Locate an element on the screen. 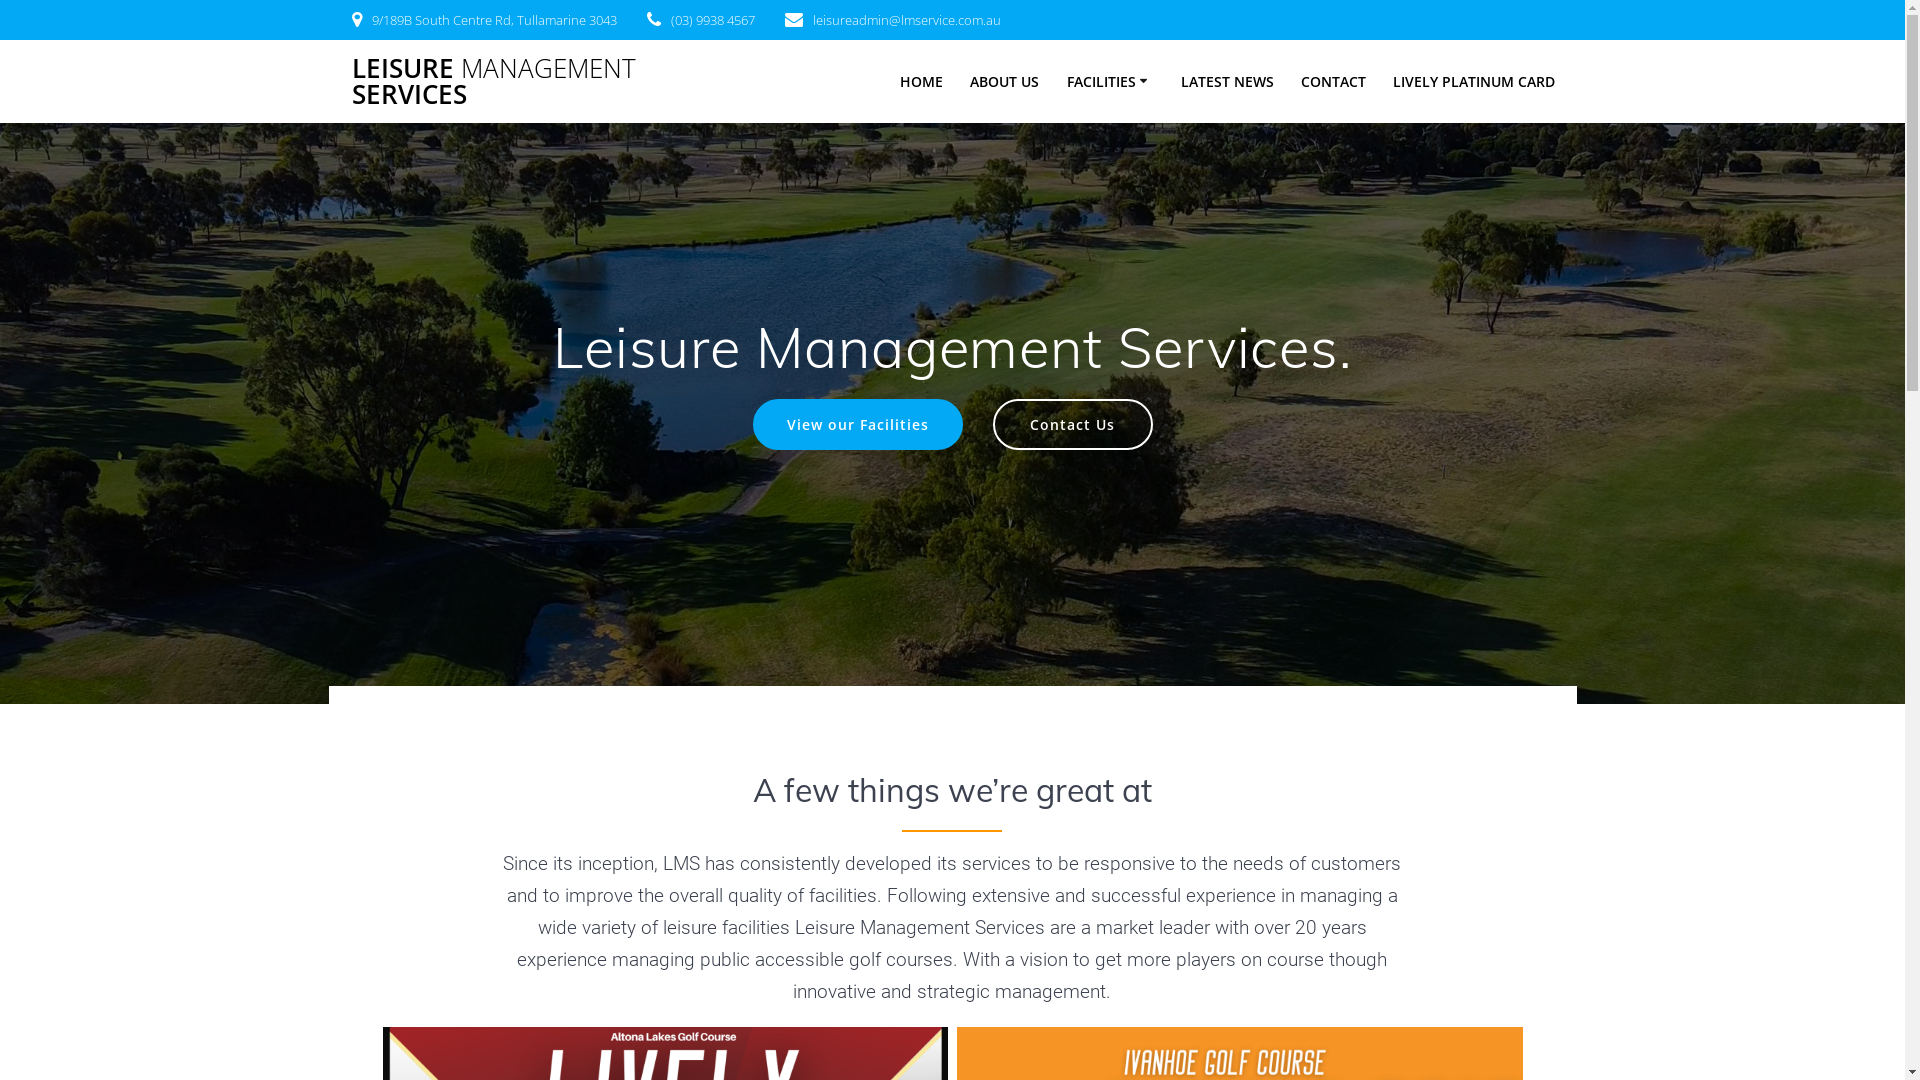  'CONTACT' is located at coordinates (1333, 80).